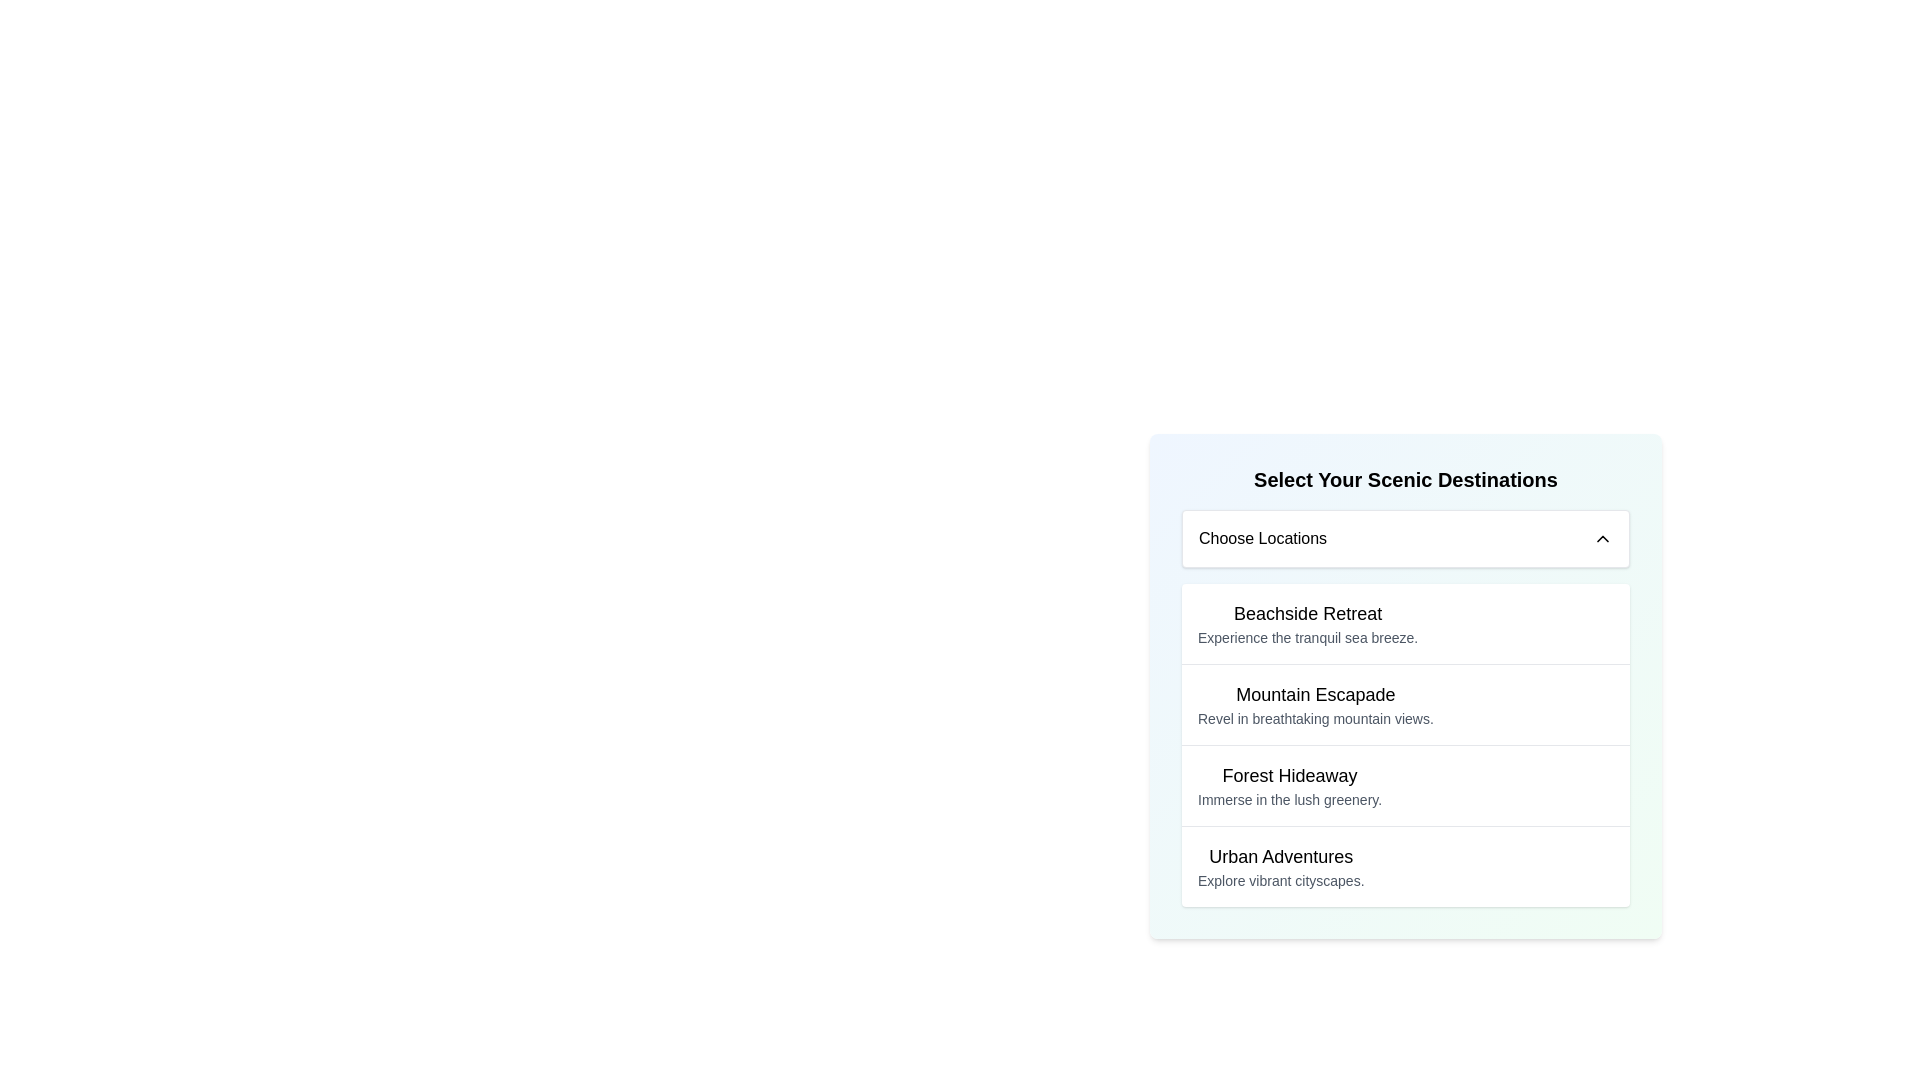 Image resolution: width=1920 pixels, height=1080 pixels. What do you see at coordinates (1315, 717) in the screenshot?
I see `the descriptive text reading 'Revel in breathtaking mountain views.' which is styled in gray and located below the title 'Mountain Escapade.'` at bounding box center [1315, 717].